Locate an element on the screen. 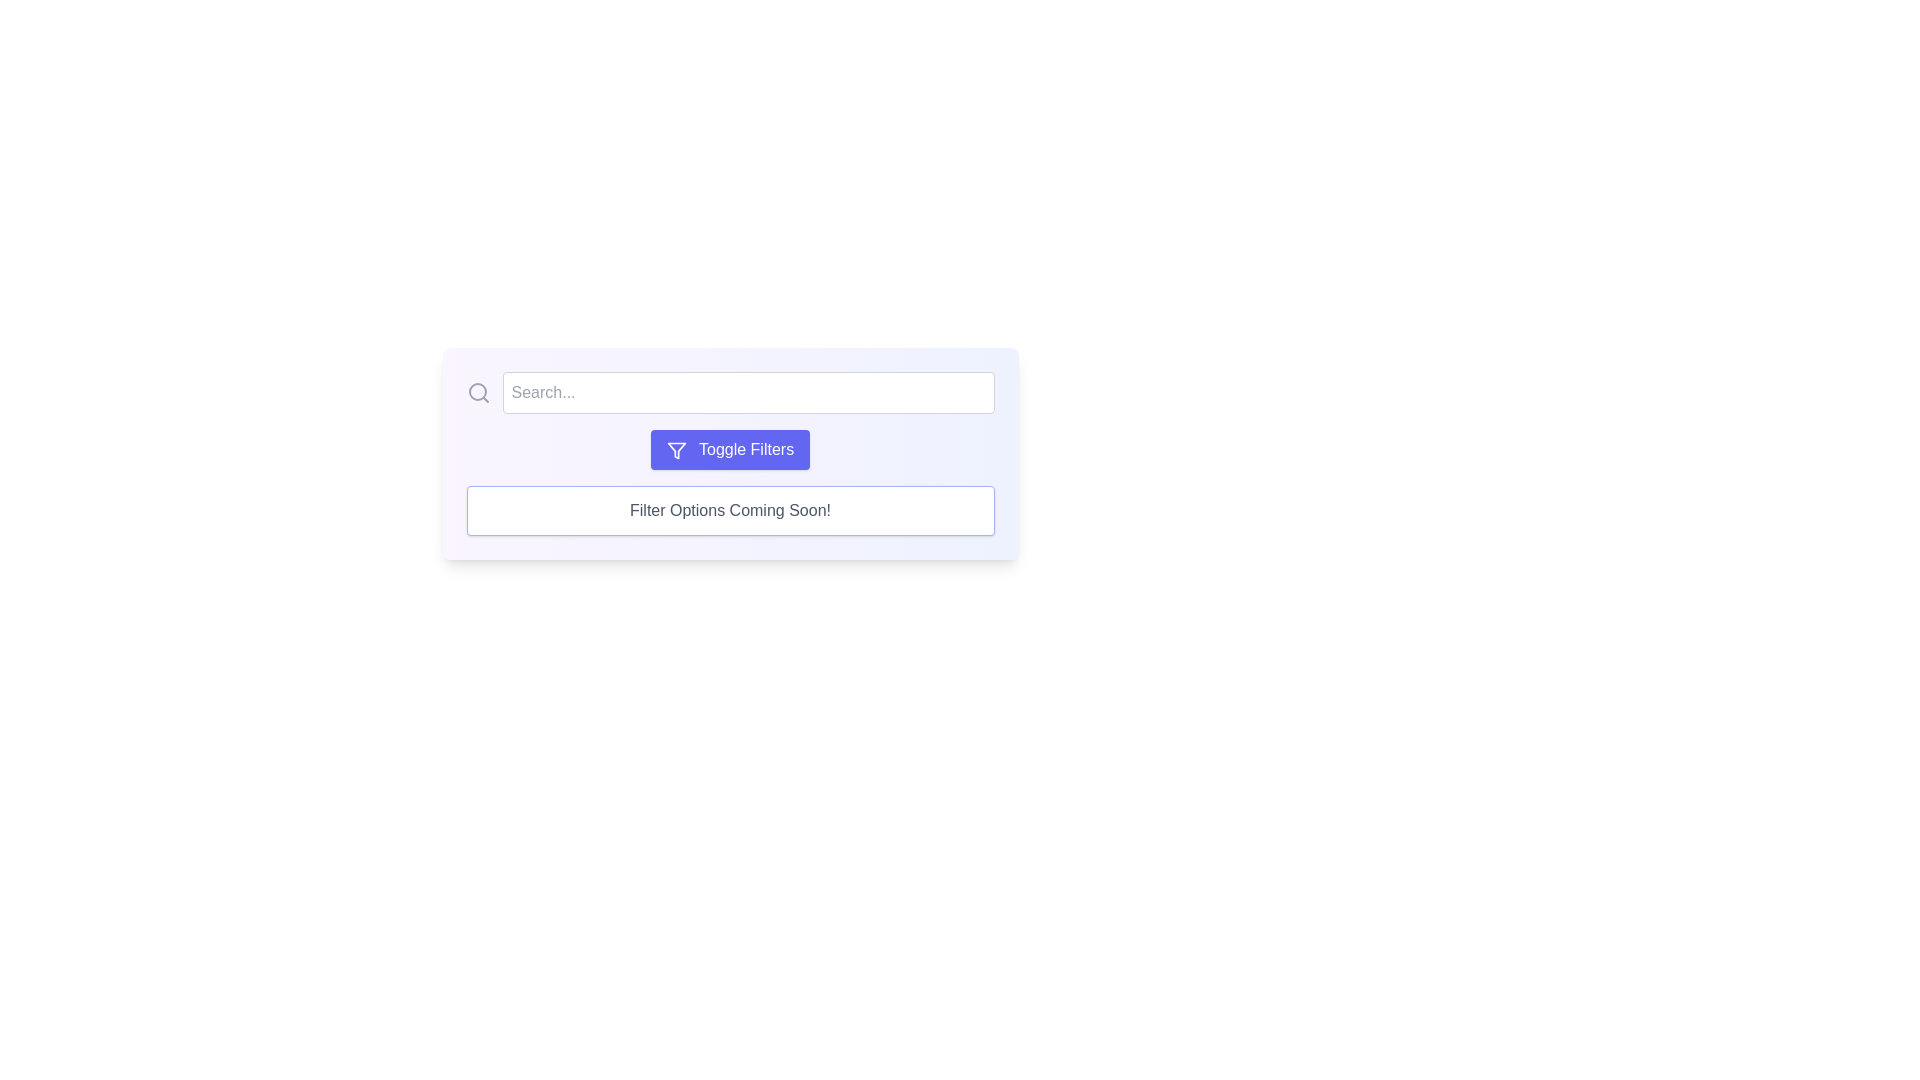  the filter toggle button located centrally below the search bar and above the description text box is located at coordinates (729, 454).